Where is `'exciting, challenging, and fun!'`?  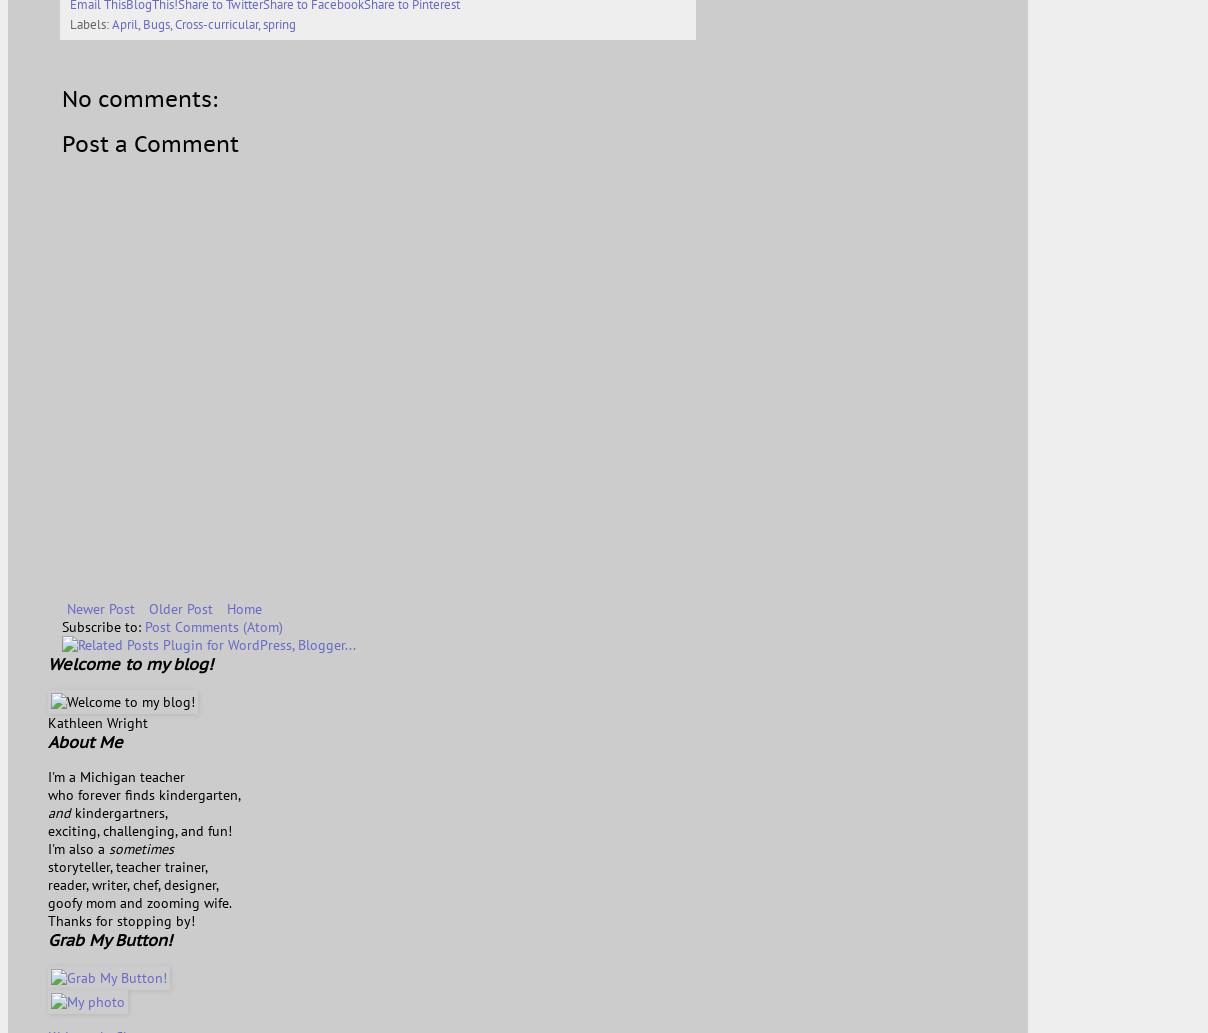
'exciting, challenging, and fun!' is located at coordinates (139, 830).